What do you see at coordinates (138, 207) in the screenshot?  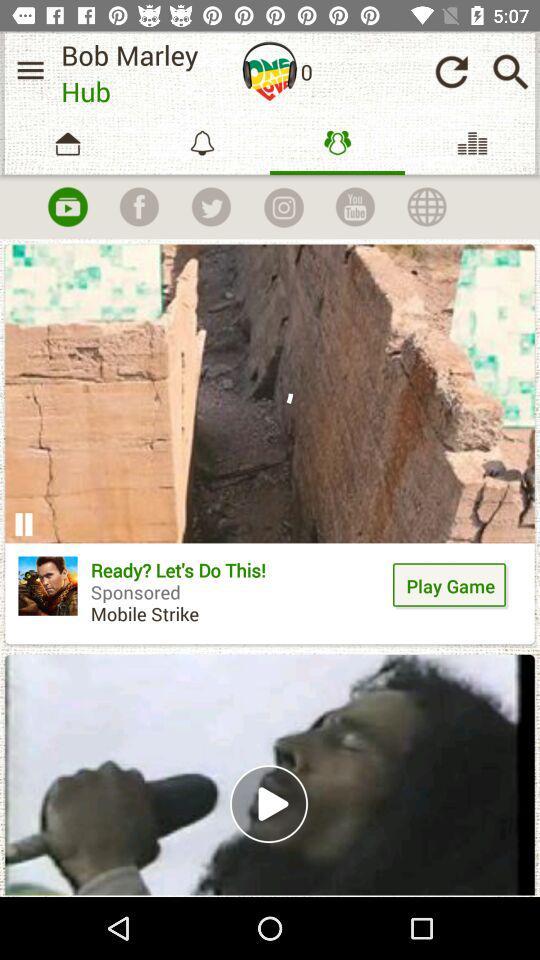 I see `connect to facebook` at bounding box center [138, 207].